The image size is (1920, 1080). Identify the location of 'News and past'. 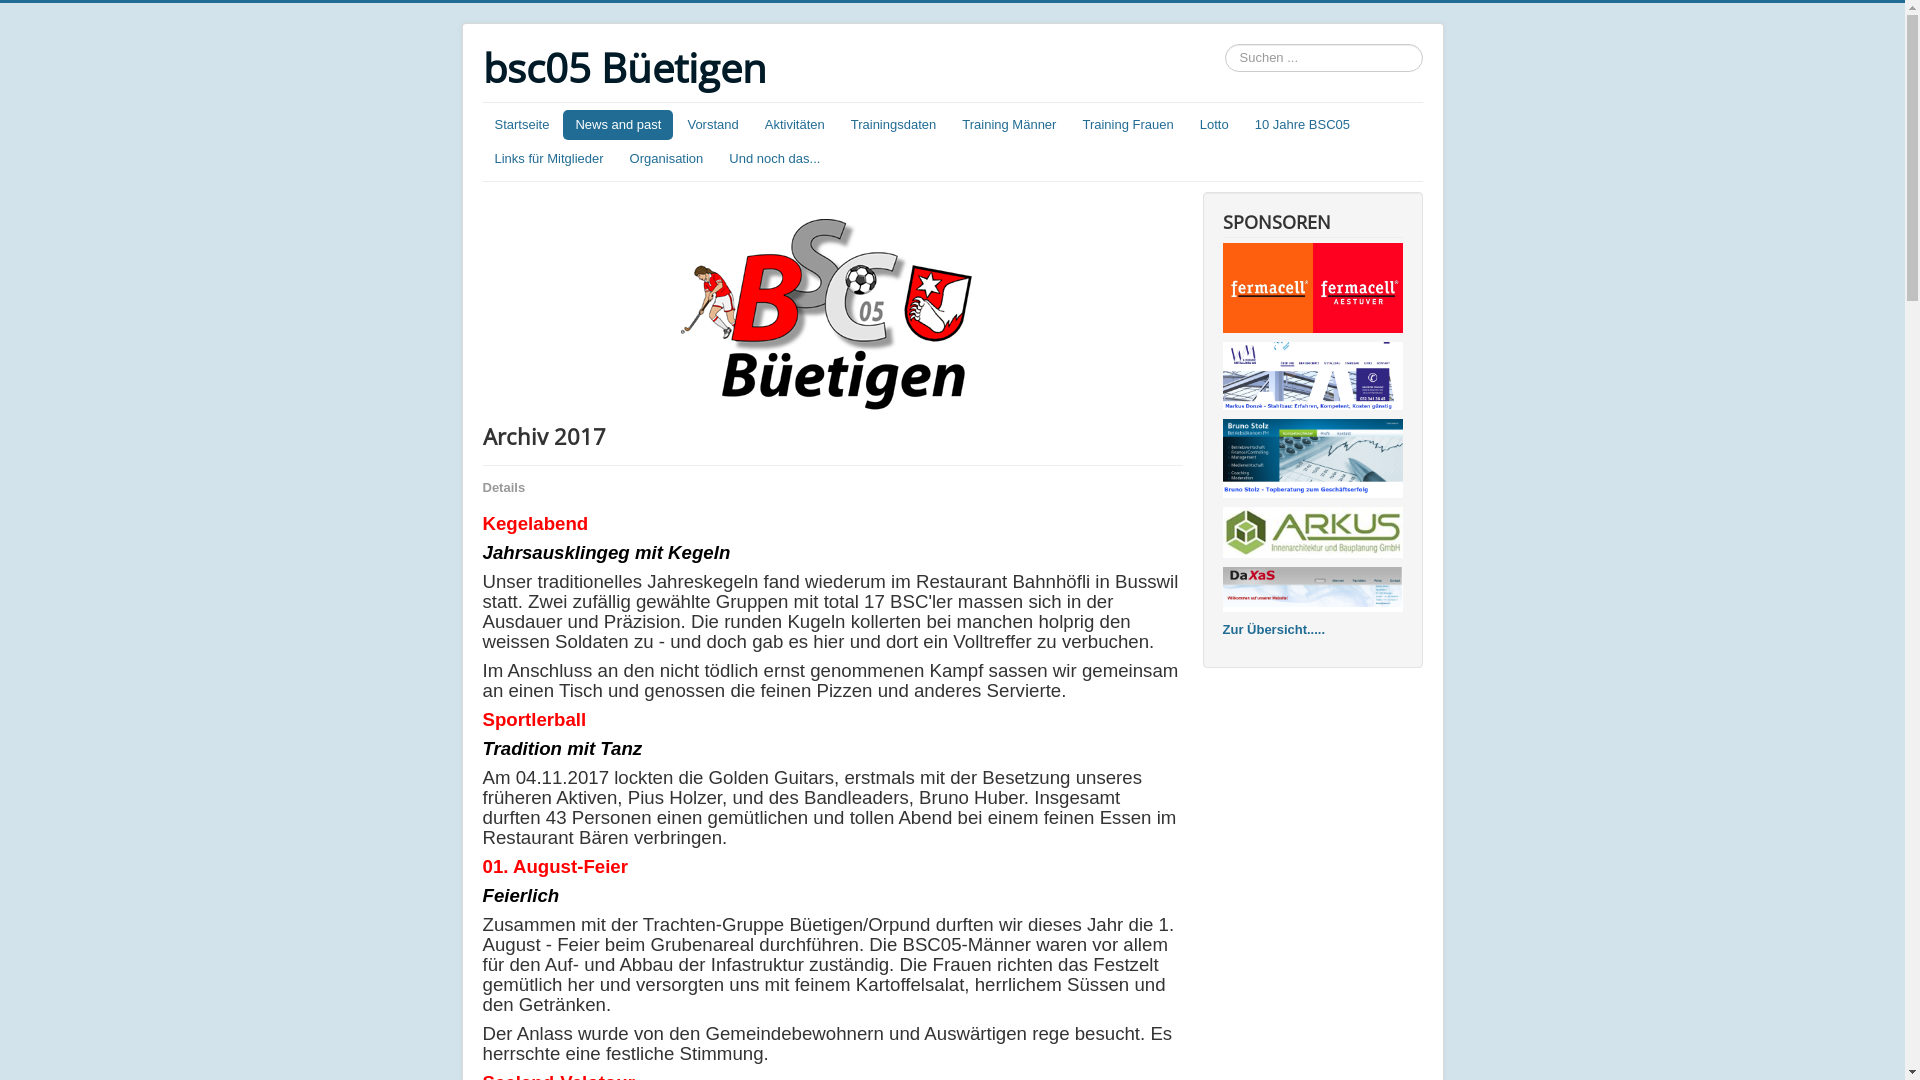
(617, 124).